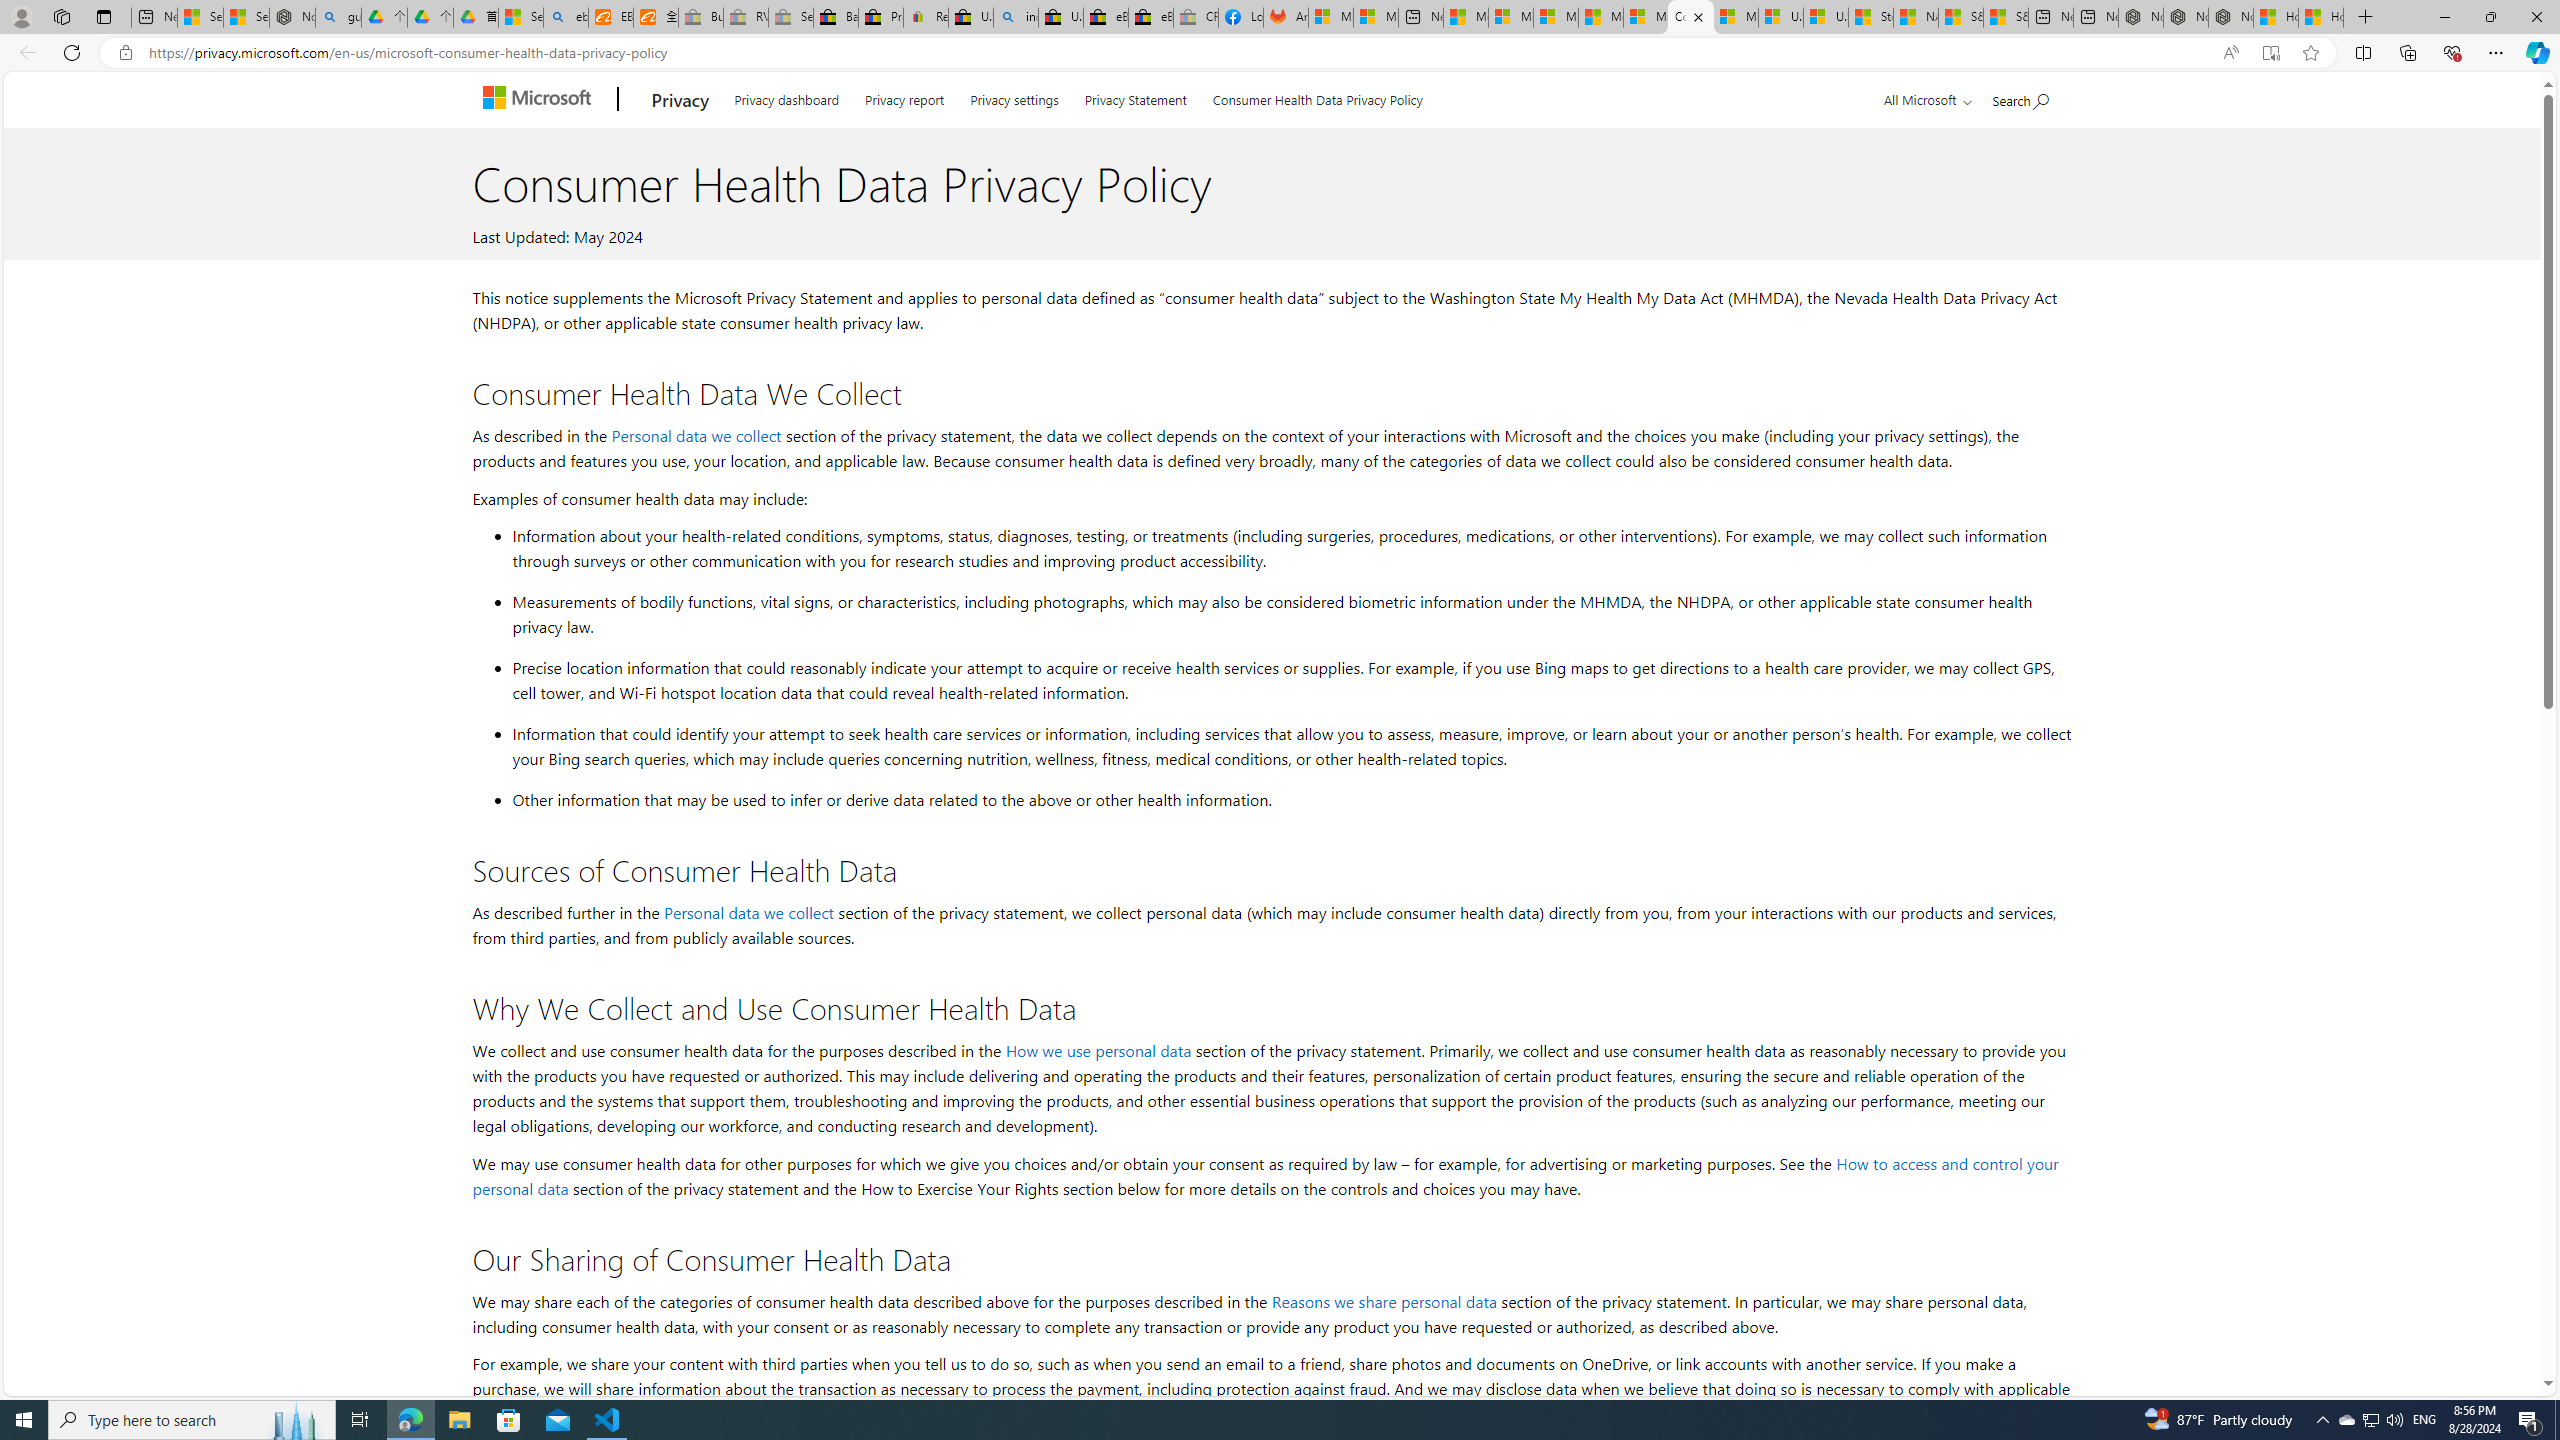  I want to click on 'How we use personal data', so click(1098, 1049).